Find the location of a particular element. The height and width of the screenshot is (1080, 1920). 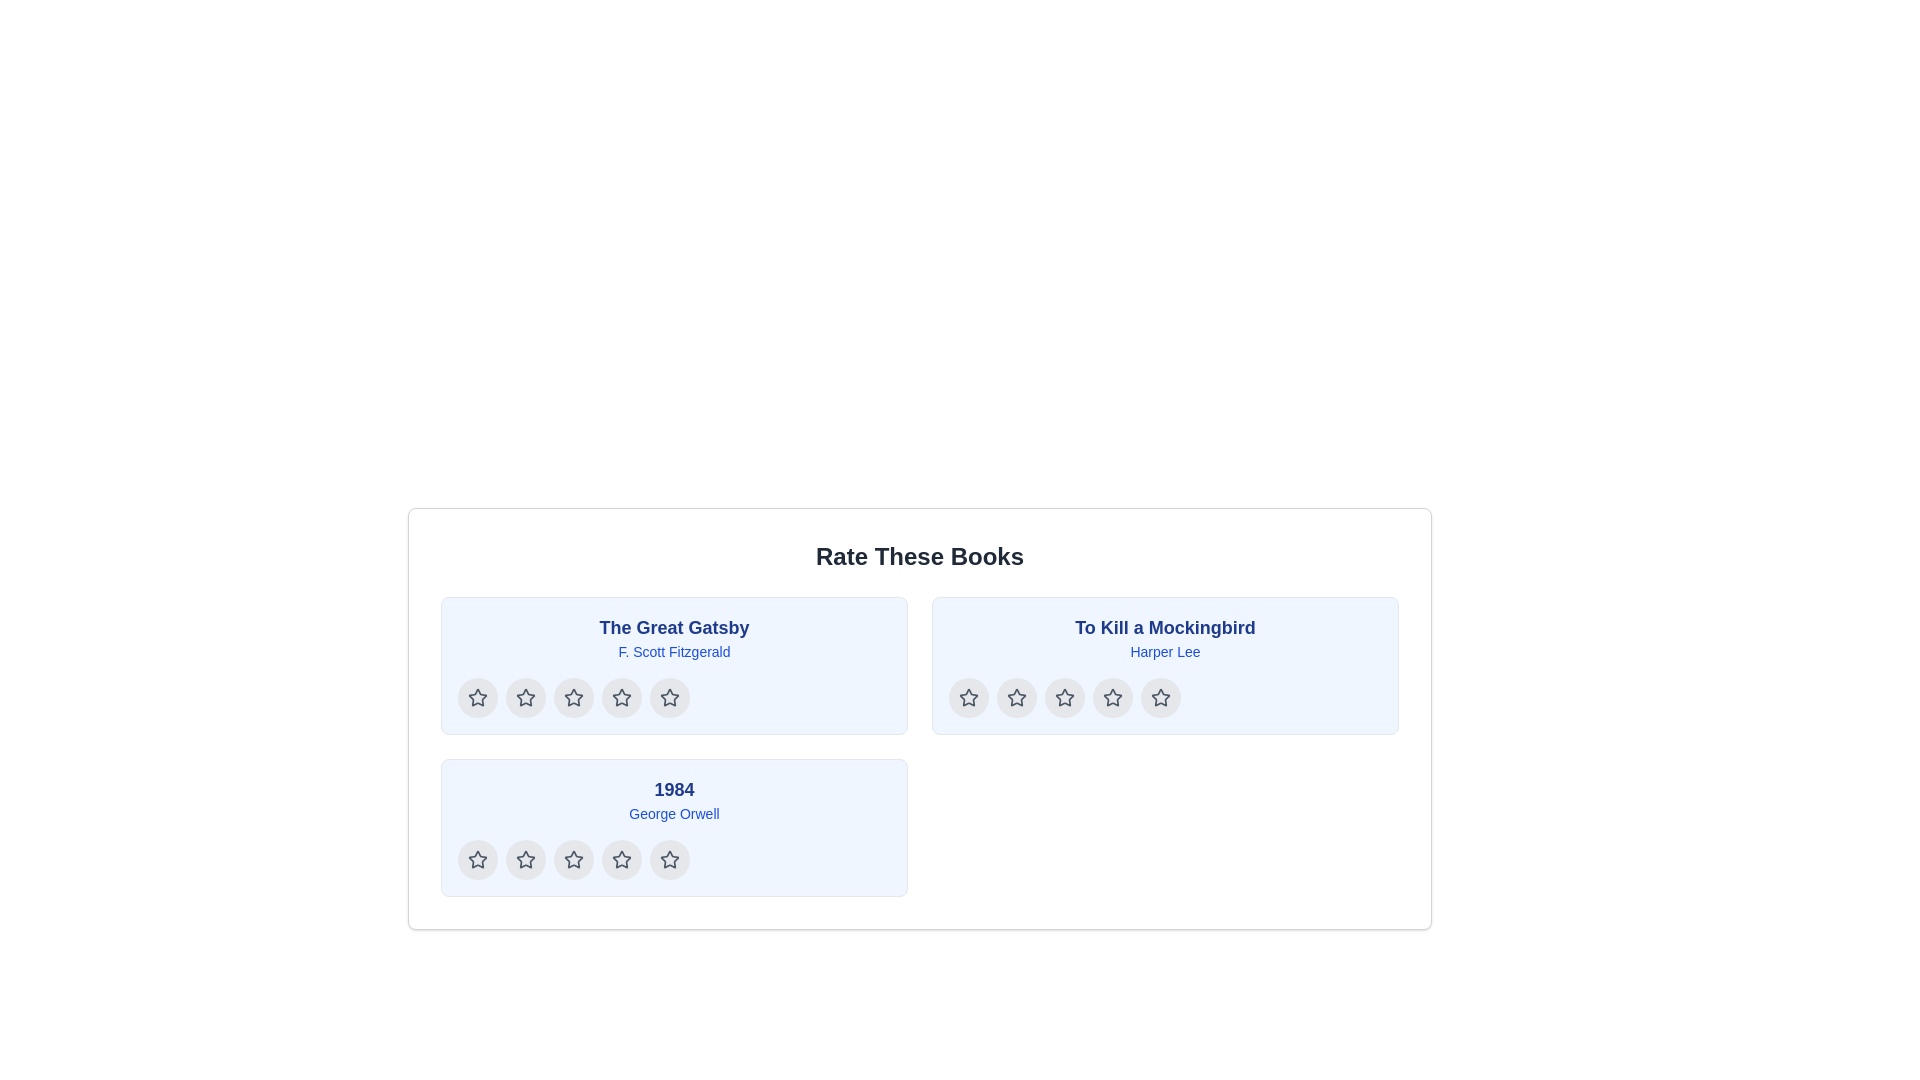

the third star button in the rating row for the book 'To Kill a Mockingbird' is located at coordinates (1064, 697).